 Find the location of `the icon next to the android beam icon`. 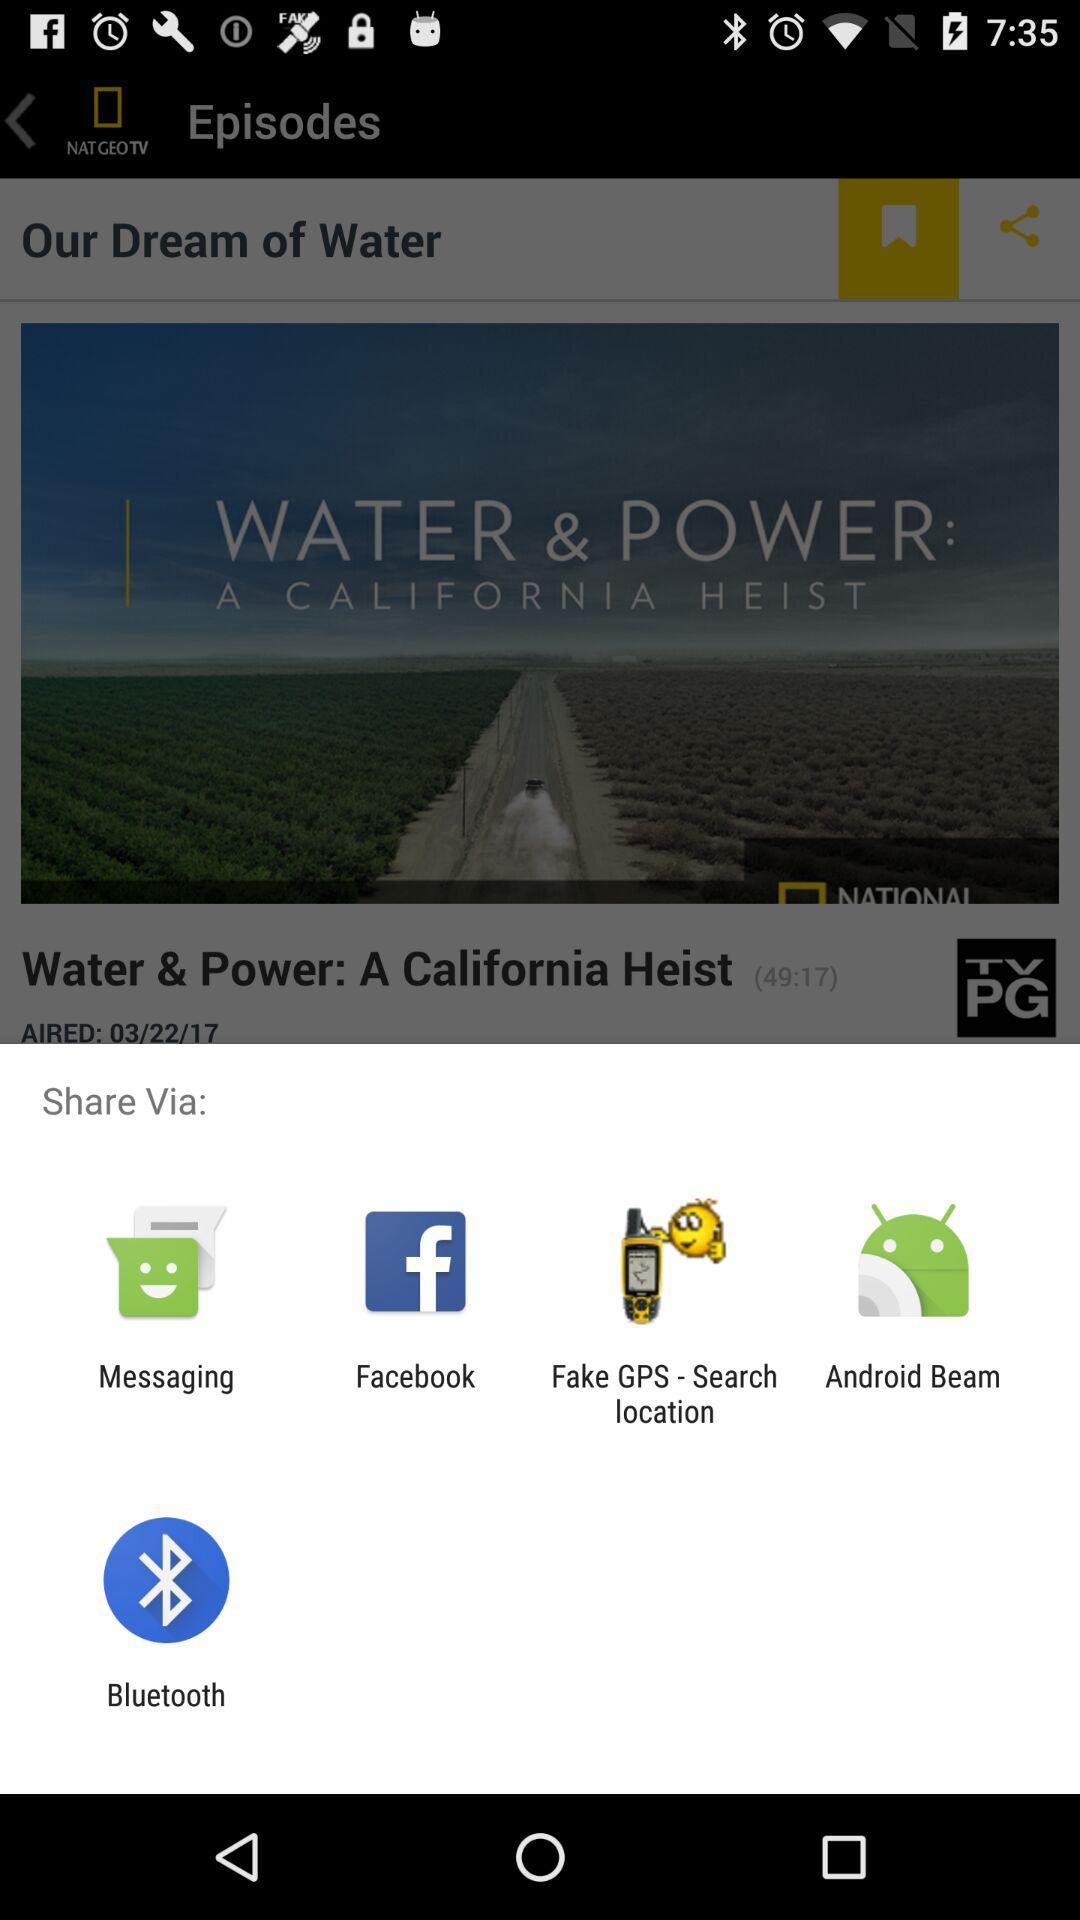

the icon next to the android beam icon is located at coordinates (664, 1392).